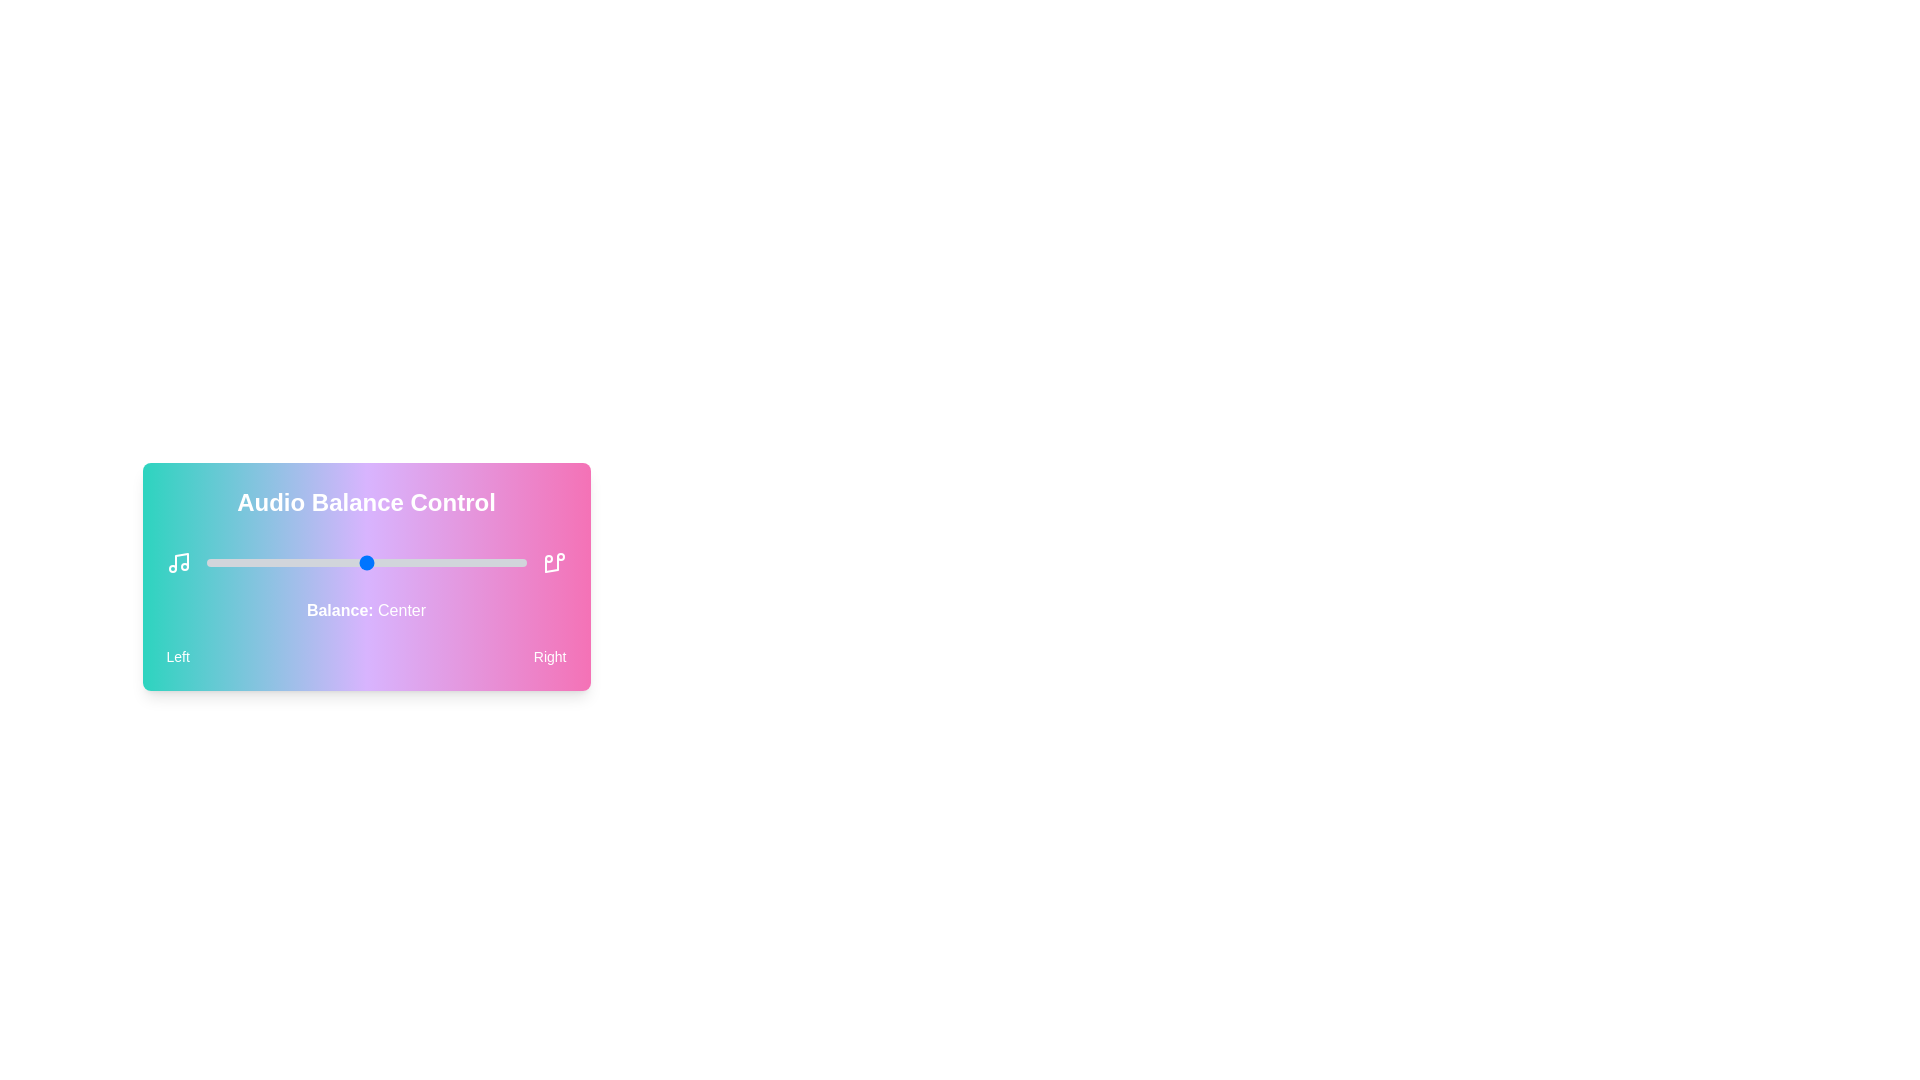  What do you see at coordinates (448, 563) in the screenshot?
I see `the audio balance slider to 76 percent` at bounding box center [448, 563].